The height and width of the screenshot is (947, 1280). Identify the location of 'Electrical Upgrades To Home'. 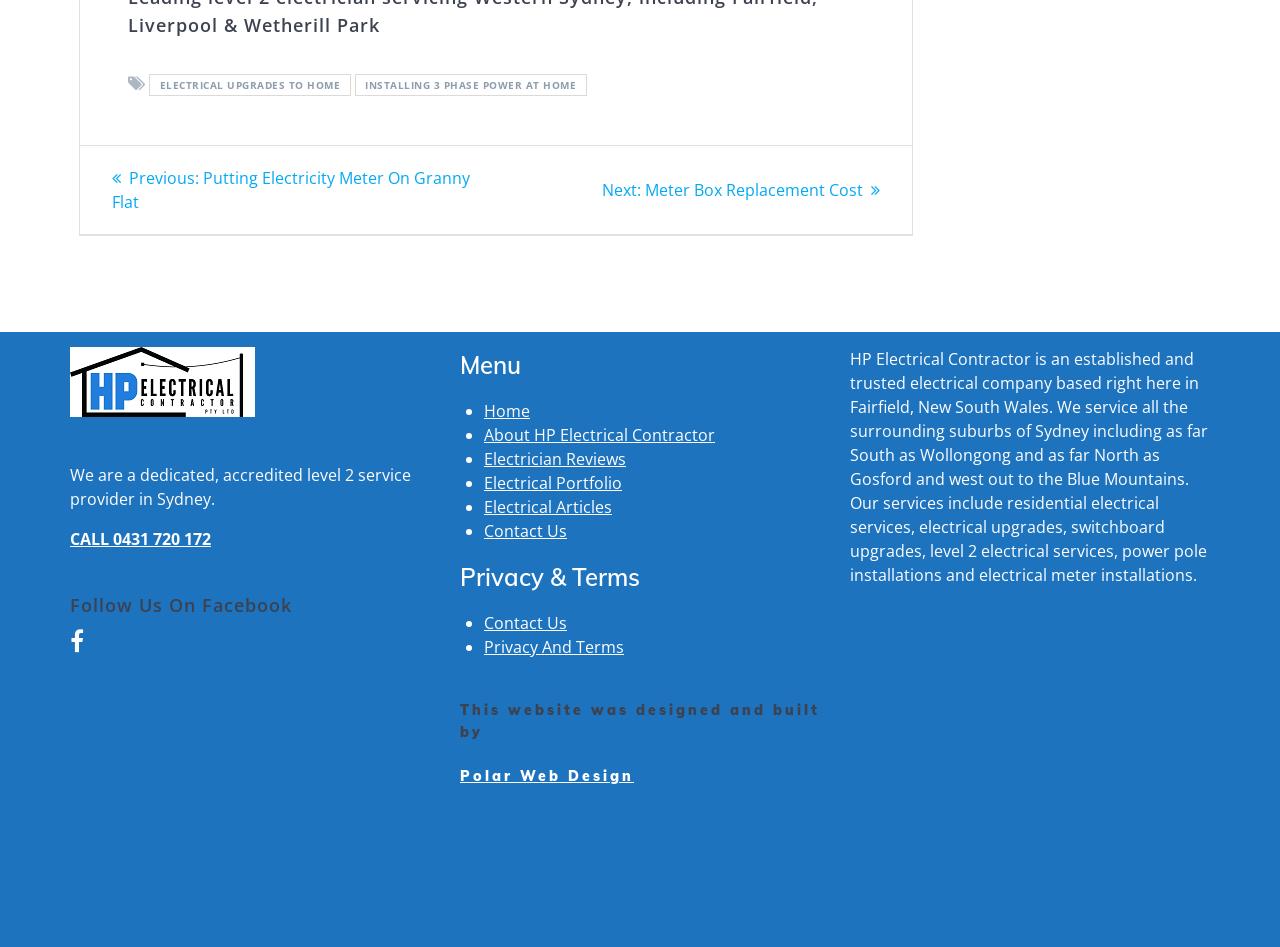
(157, 83).